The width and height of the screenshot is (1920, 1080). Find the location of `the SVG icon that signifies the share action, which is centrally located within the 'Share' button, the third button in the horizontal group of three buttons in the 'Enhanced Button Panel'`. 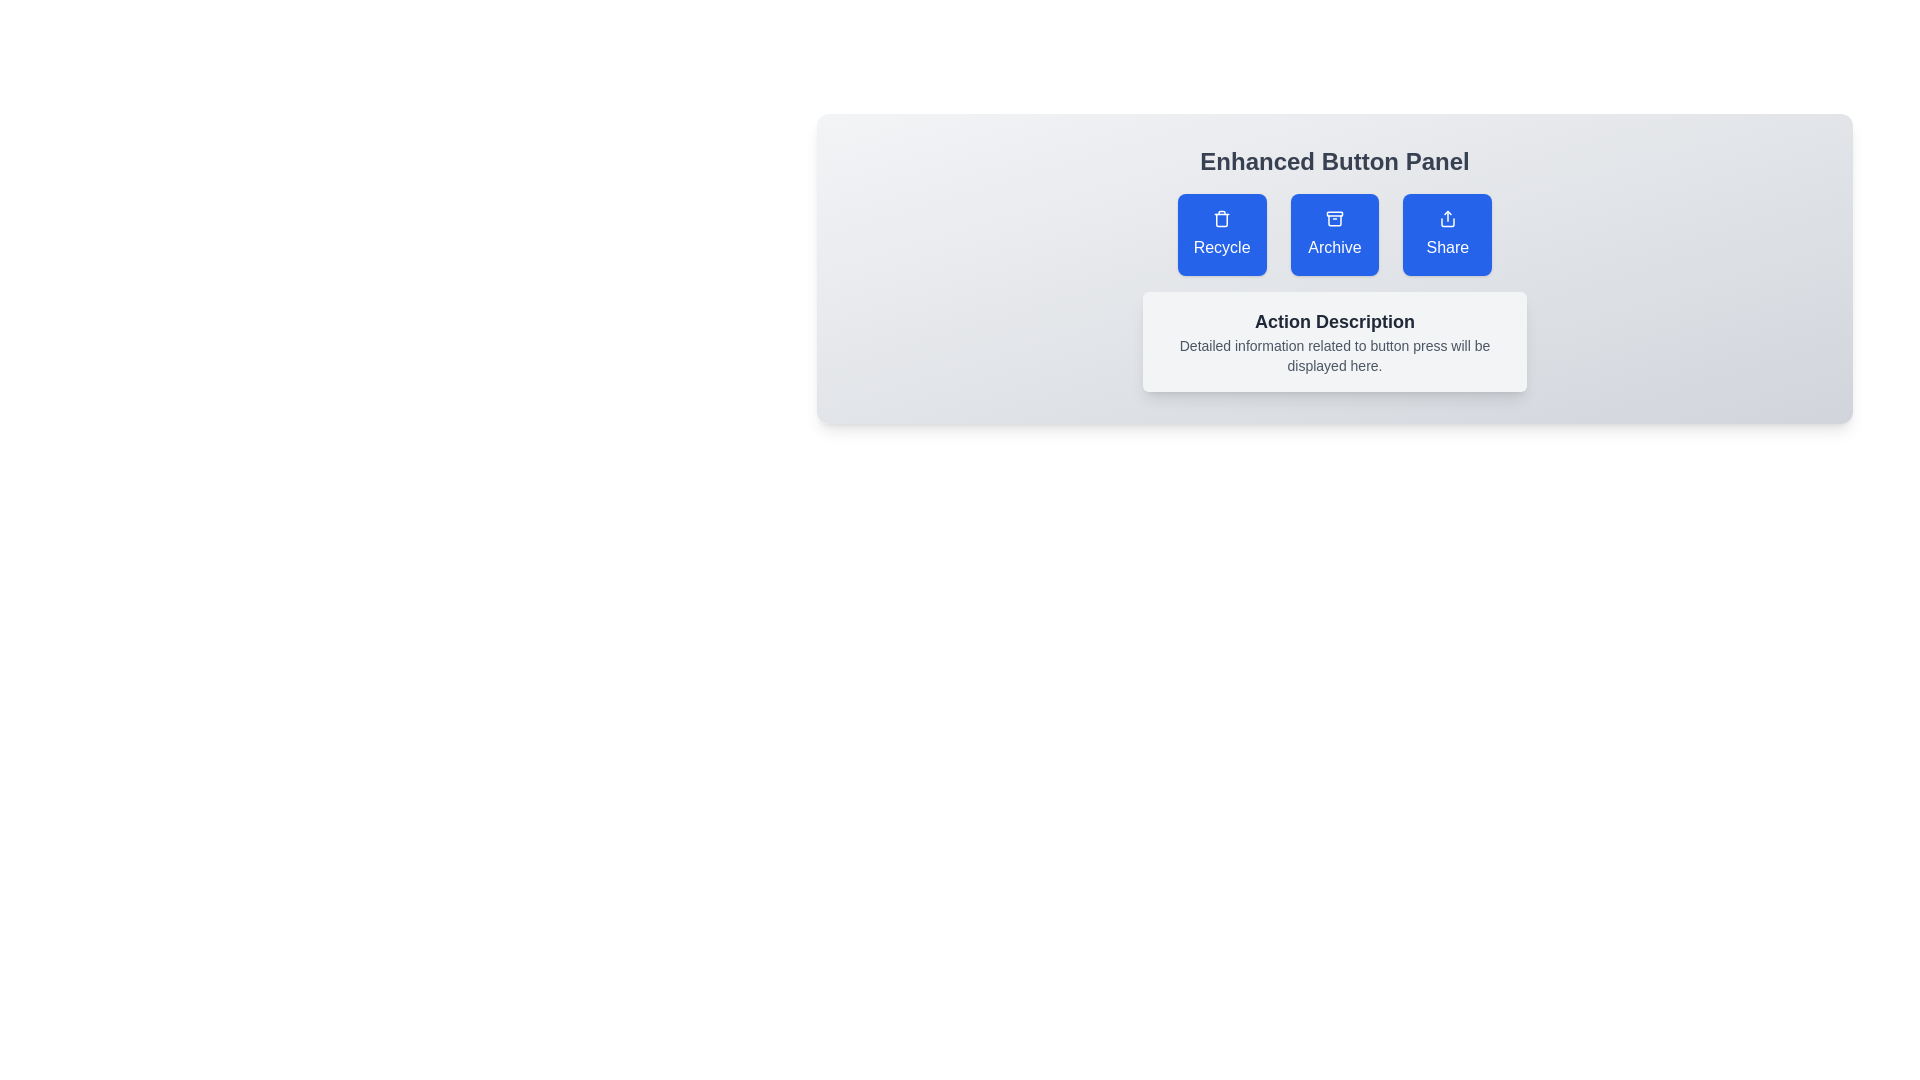

the SVG icon that signifies the share action, which is centrally located within the 'Share' button, the third button in the horizontal group of three buttons in the 'Enhanced Button Panel' is located at coordinates (1447, 219).